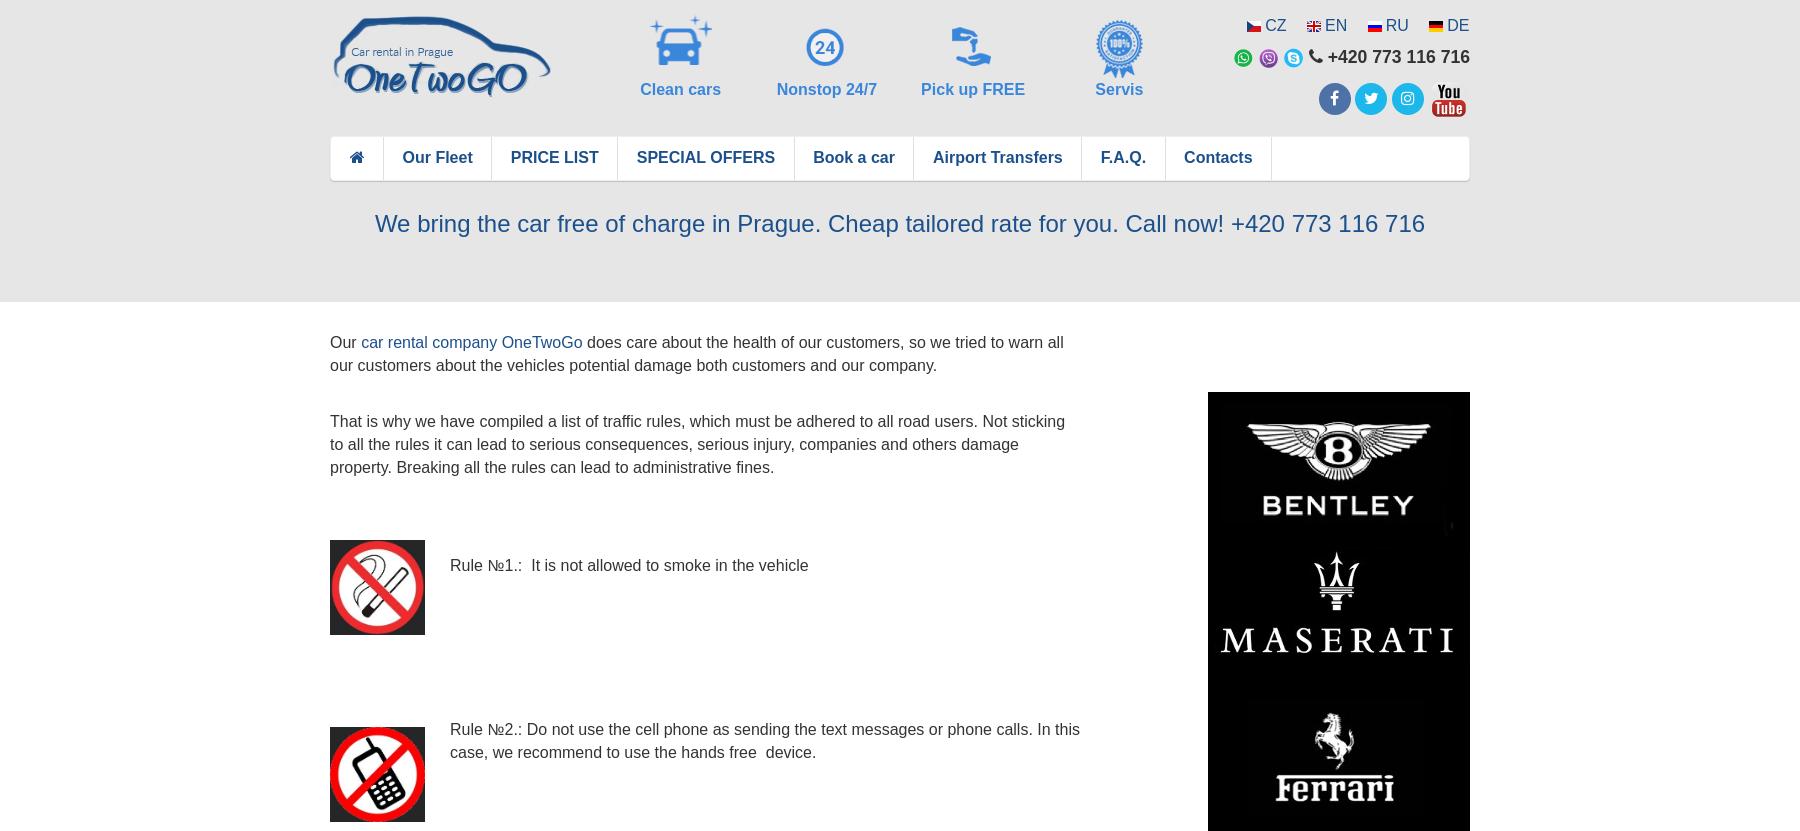  Describe the element at coordinates (437, 156) in the screenshot. I see `'Our Fleet'` at that location.